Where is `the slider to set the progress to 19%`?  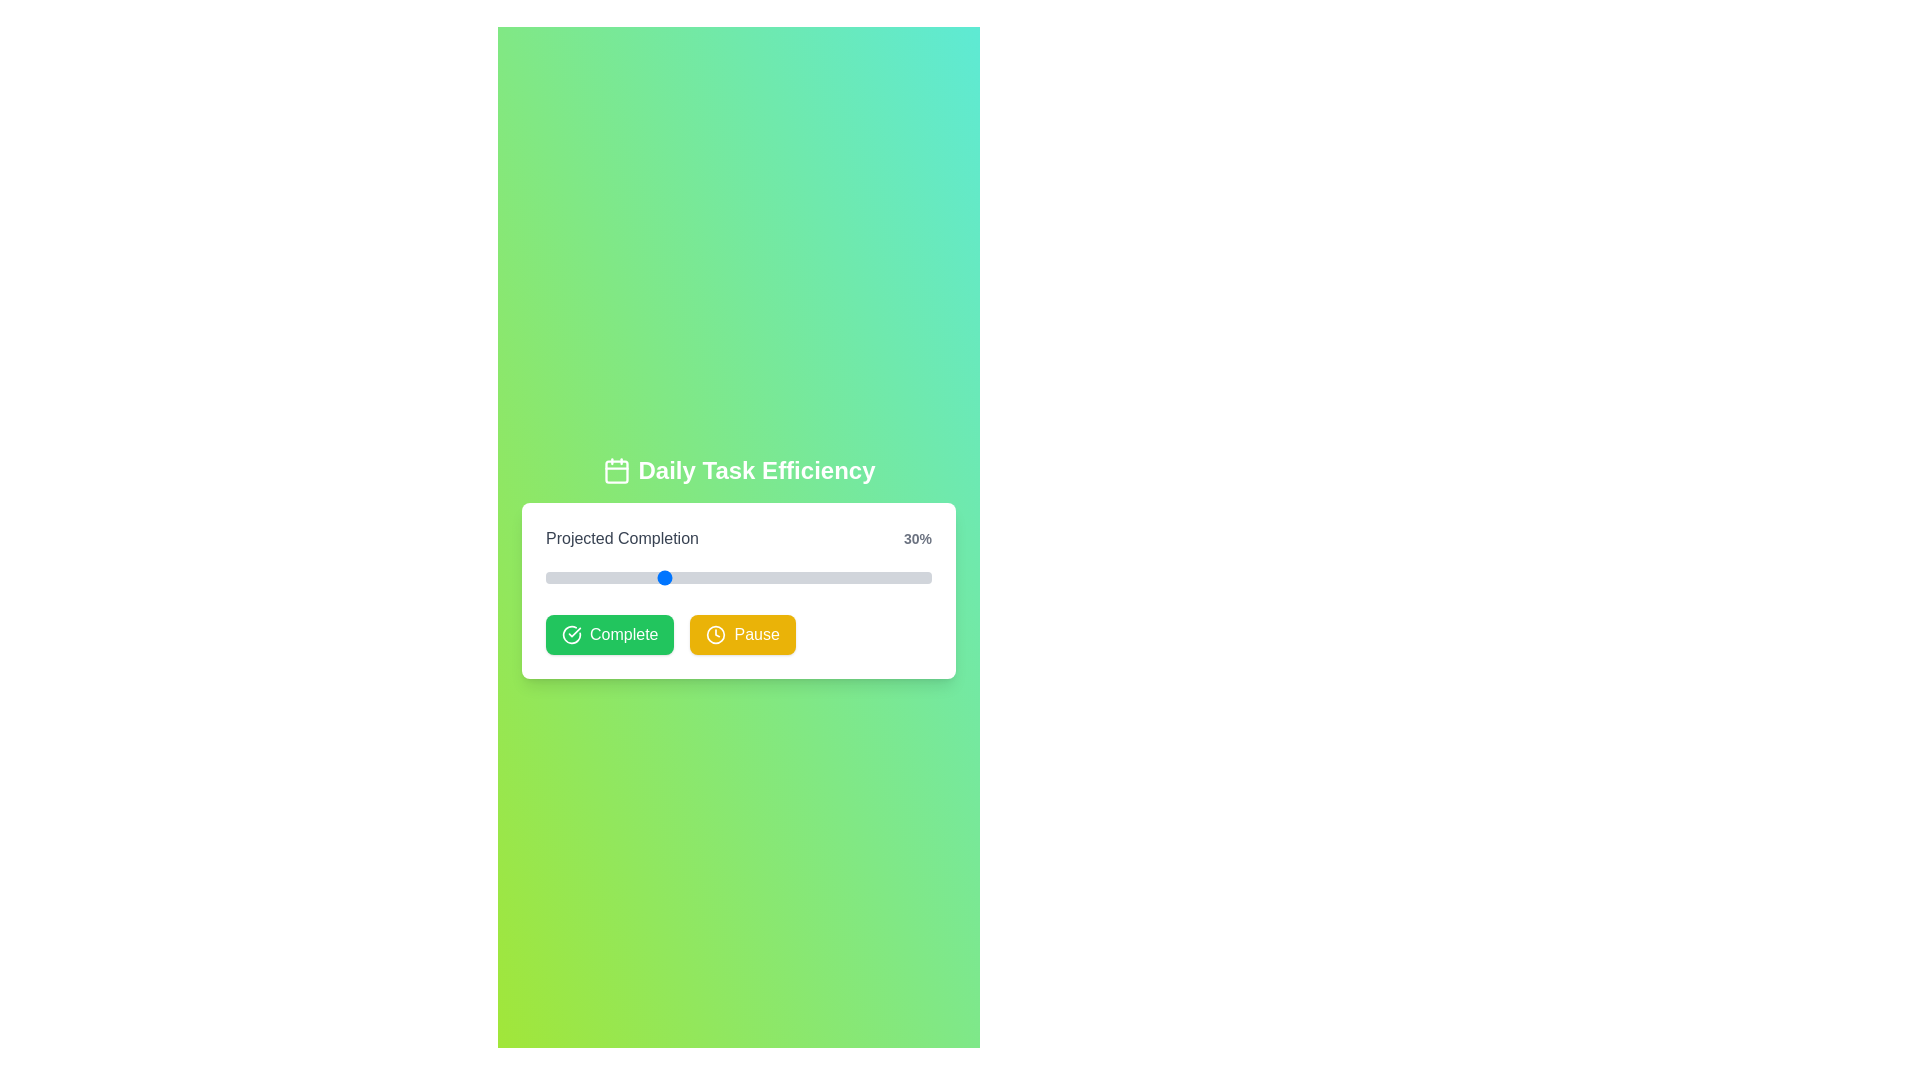
the slider to set the progress to 19% is located at coordinates (618, 578).